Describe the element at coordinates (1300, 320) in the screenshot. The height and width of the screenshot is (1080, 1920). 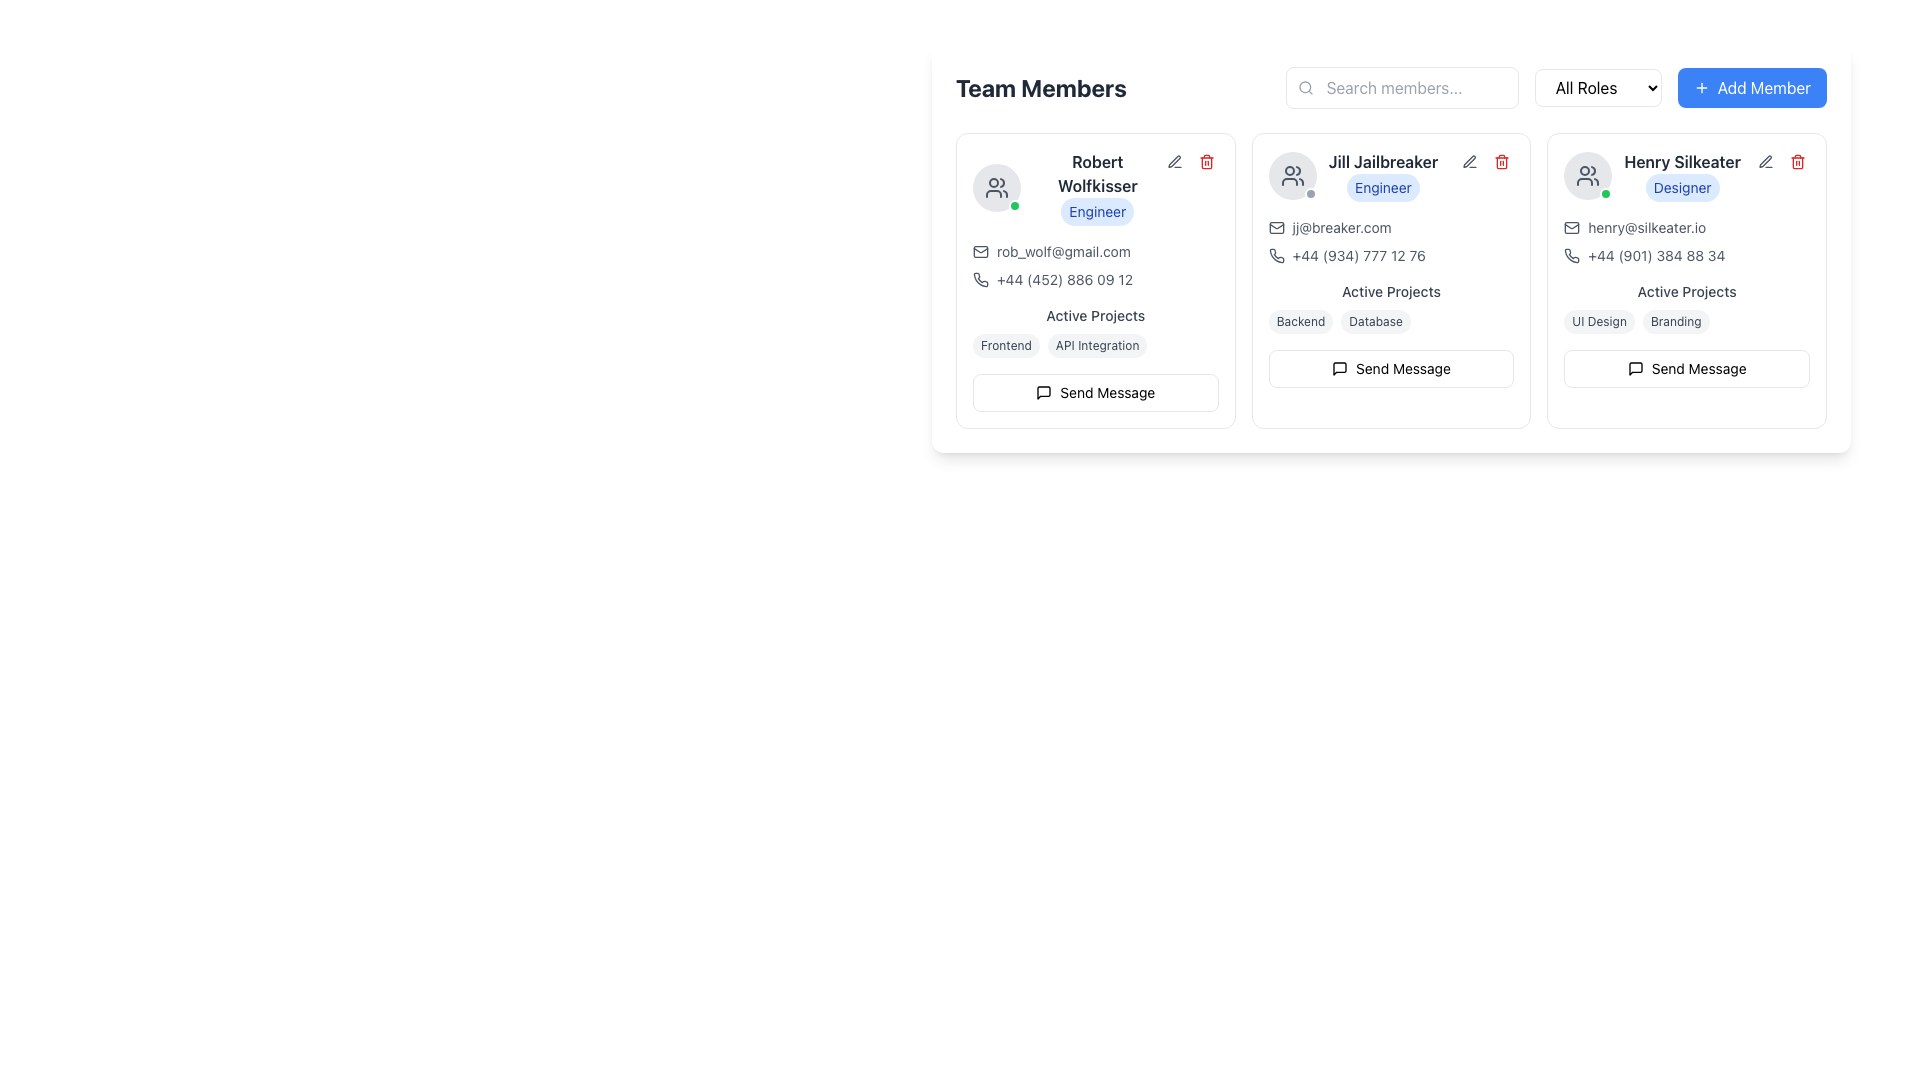
I see `the 'Backend' badge, which is the first badge in the horizontally arranged group within the 'Active Projects' section of the second card` at that location.